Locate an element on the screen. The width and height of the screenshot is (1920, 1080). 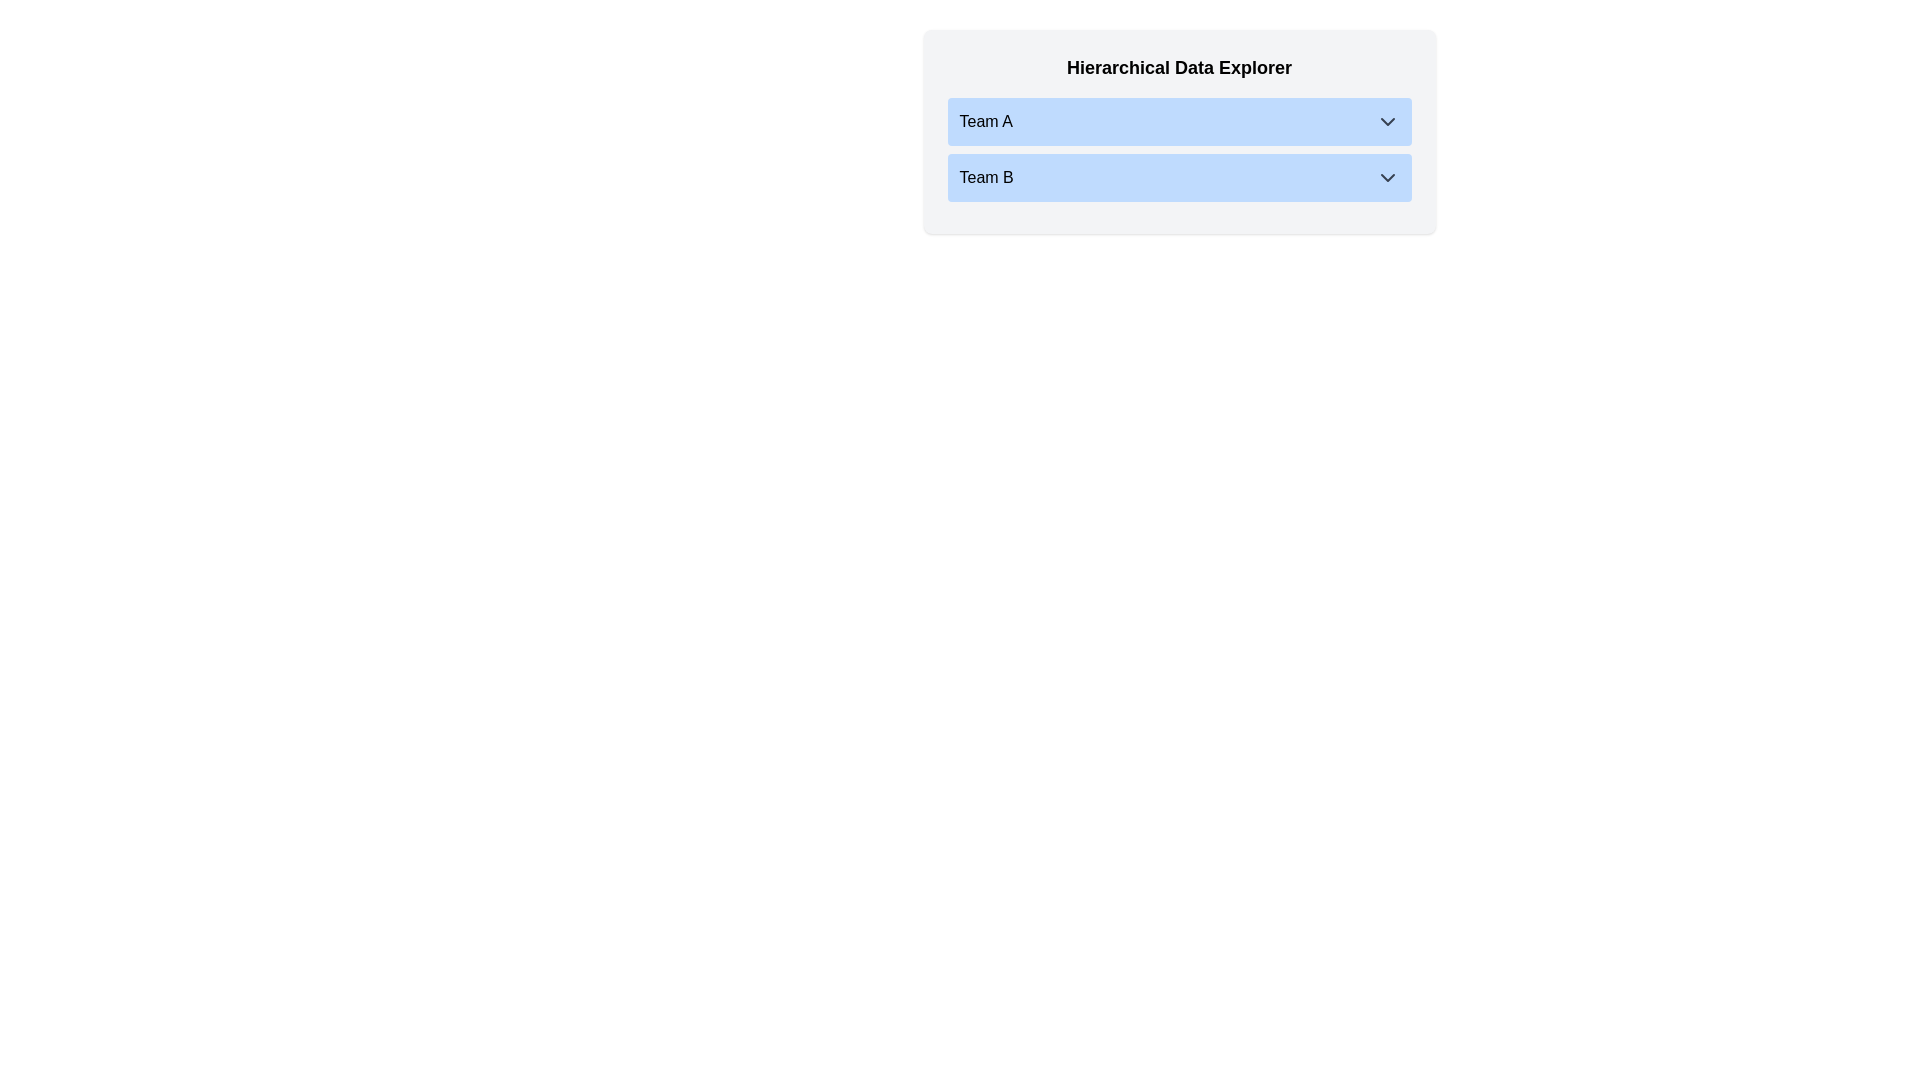
the text of the group name Team A is located at coordinates (986, 122).